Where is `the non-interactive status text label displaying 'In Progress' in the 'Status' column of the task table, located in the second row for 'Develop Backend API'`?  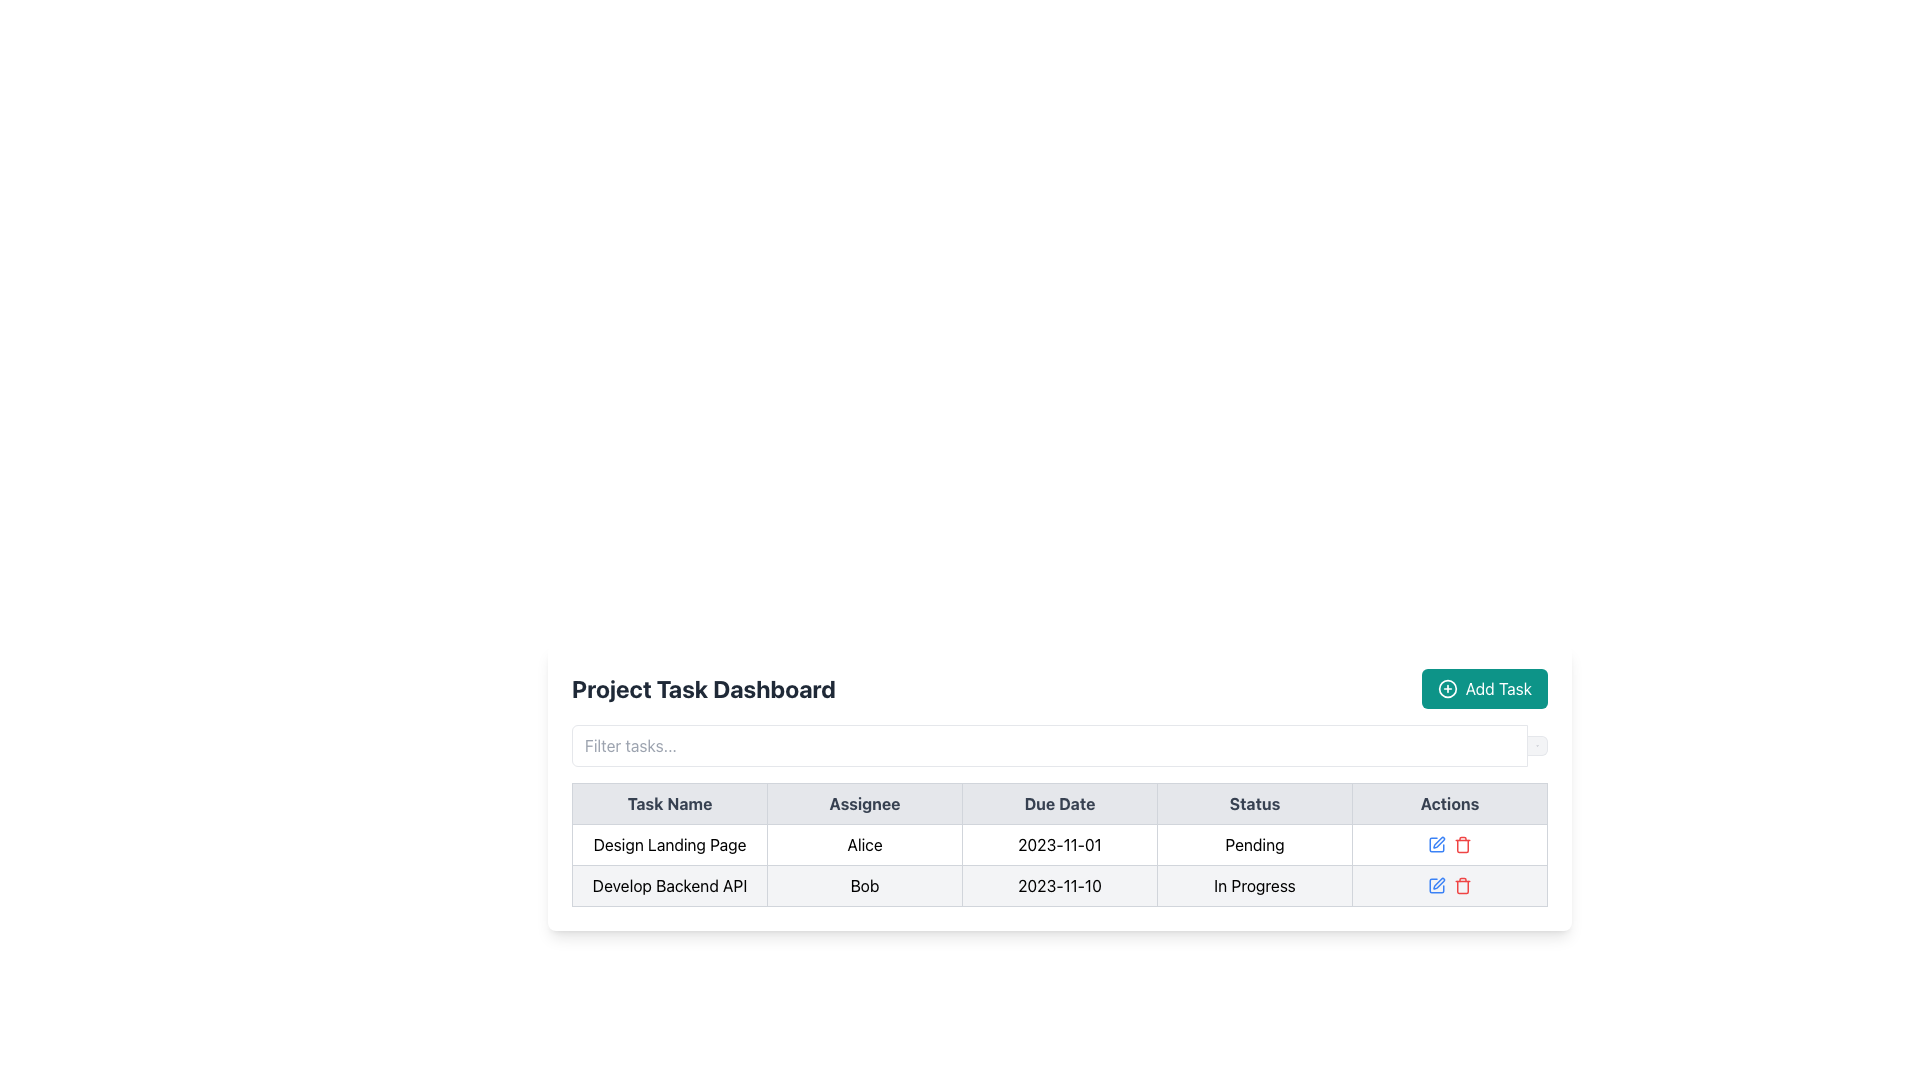
the non-interactive status text label displaying 'In Progress' in the 'Status' column of the task table, located in the second row for 'Develop Backend API' is located at coordinates (1253, 885).